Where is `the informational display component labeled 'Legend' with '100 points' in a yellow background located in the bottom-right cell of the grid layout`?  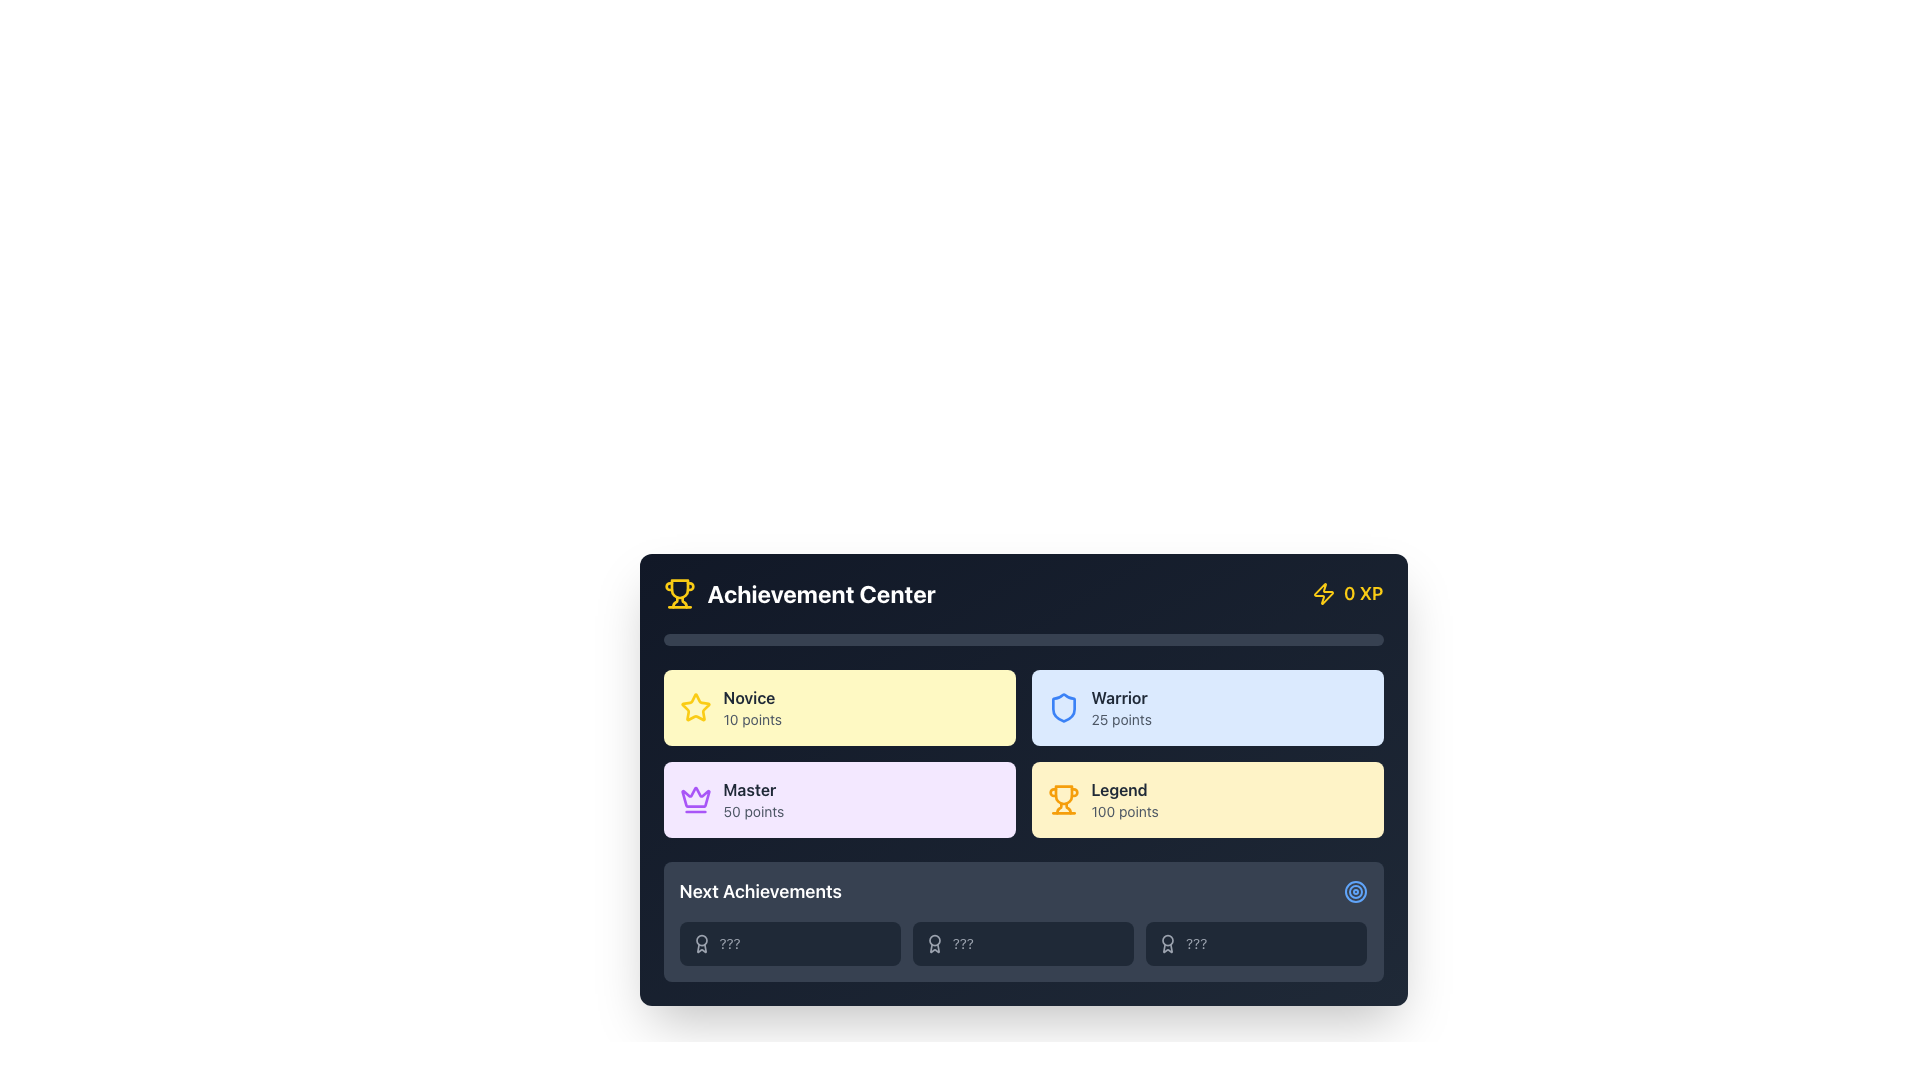 the informational display component labeled 'Legend' with '100 points' in a yellow background located in the bottom-right cell of the grid layout is located at coordinates (1125, 798).